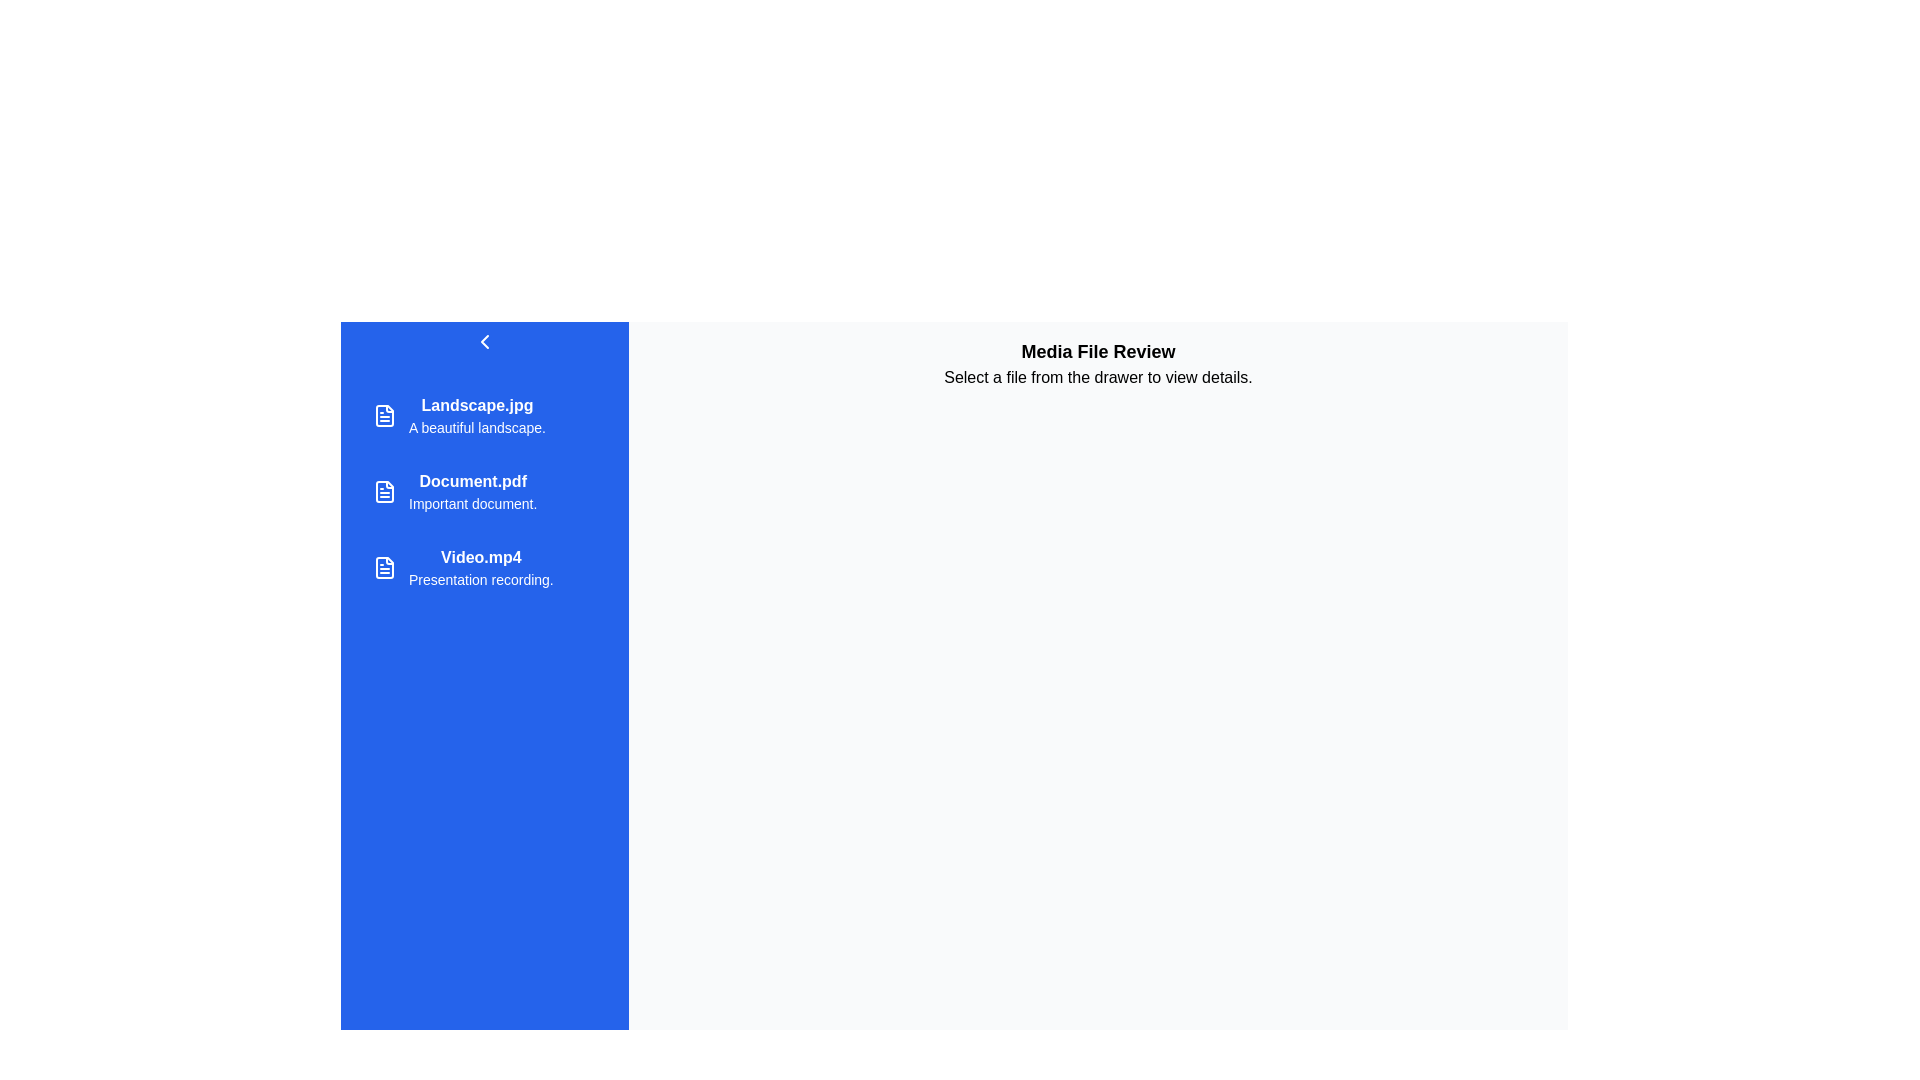 The width and height of the screenshot is (1920, 1080). What do you see at coordinates (384, 415) in the screenshot?
I see `the file icon located to the left of the text 'Landscape.jpg' in the first entry of the vertical list in the sidebar` at bounding box center [384, 415].